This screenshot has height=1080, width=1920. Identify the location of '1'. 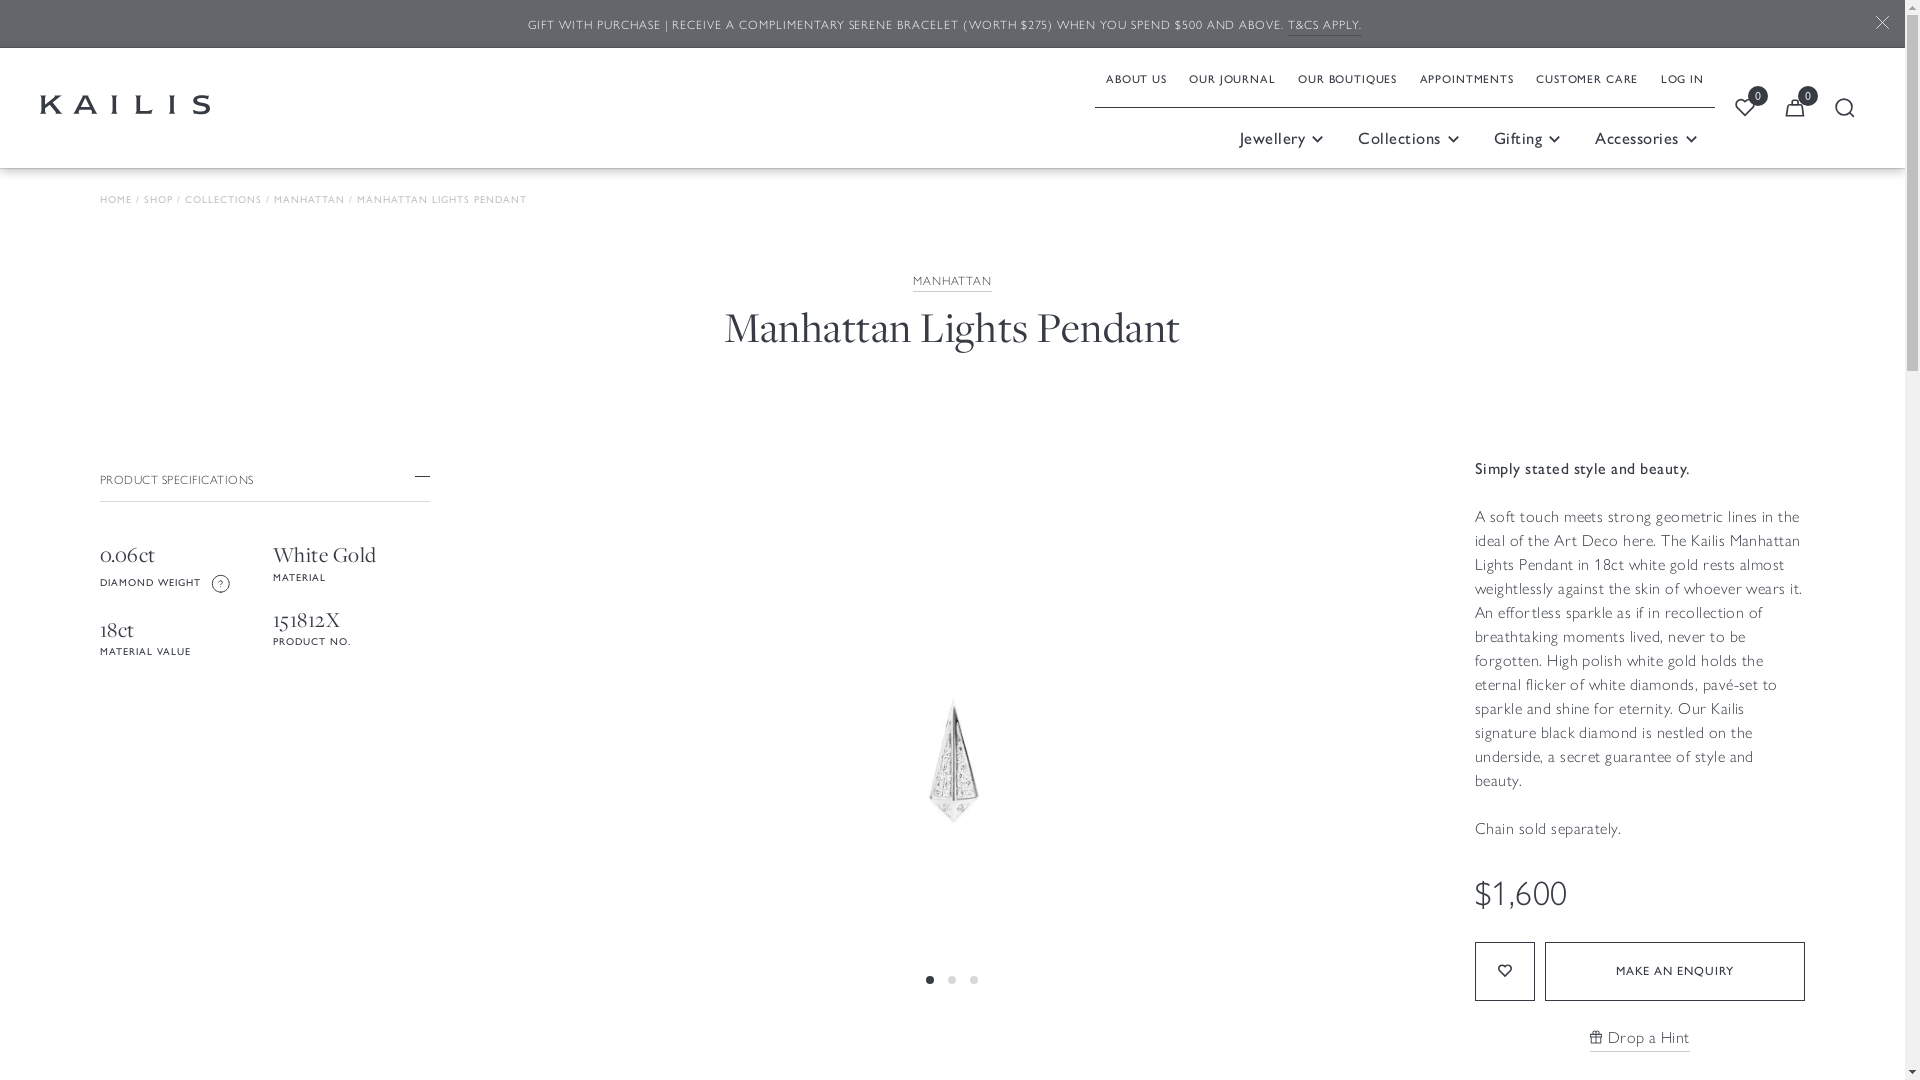
(929, 1029).